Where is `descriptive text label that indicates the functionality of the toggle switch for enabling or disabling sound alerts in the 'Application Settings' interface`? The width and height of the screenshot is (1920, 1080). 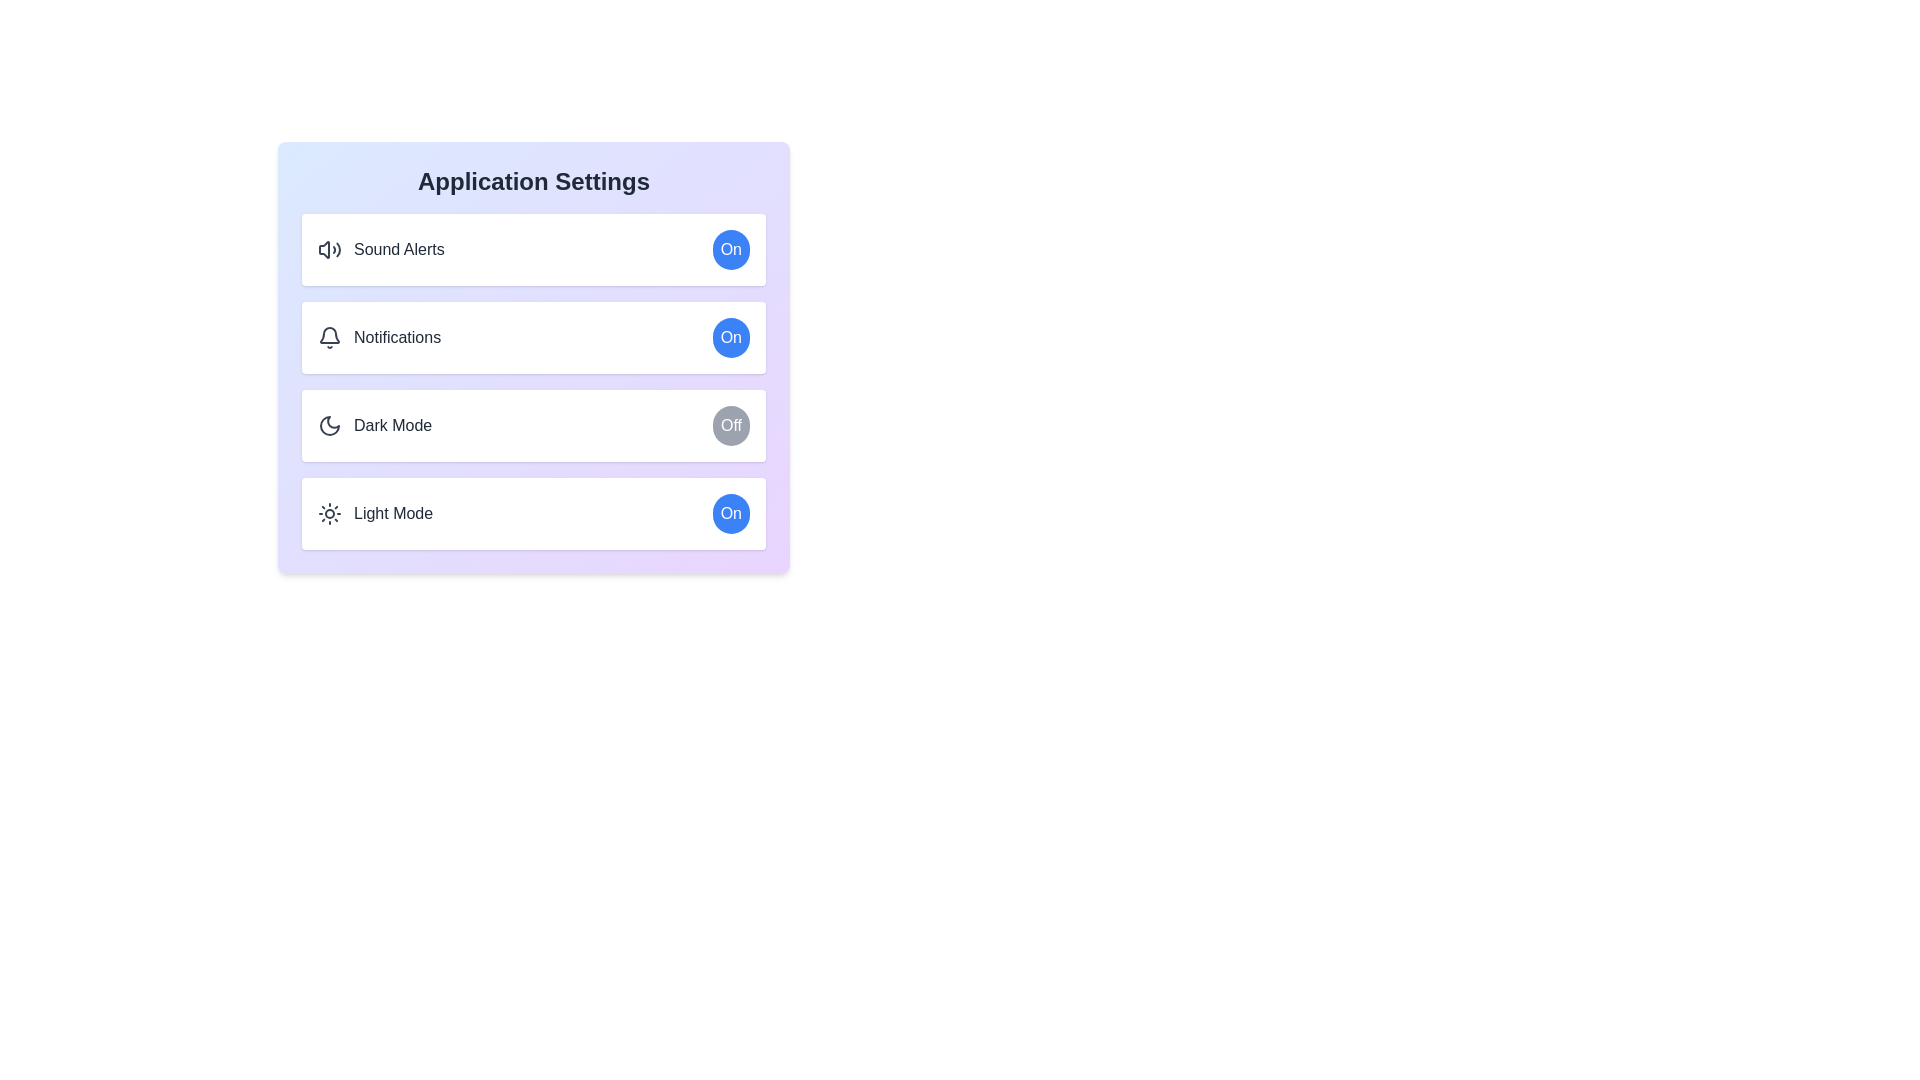
descriptive text label that indicates the functionality of the toggle switch for enabling or disabling sound alerts in the 'Application Settings' interface is located at coordinates (399, 249).